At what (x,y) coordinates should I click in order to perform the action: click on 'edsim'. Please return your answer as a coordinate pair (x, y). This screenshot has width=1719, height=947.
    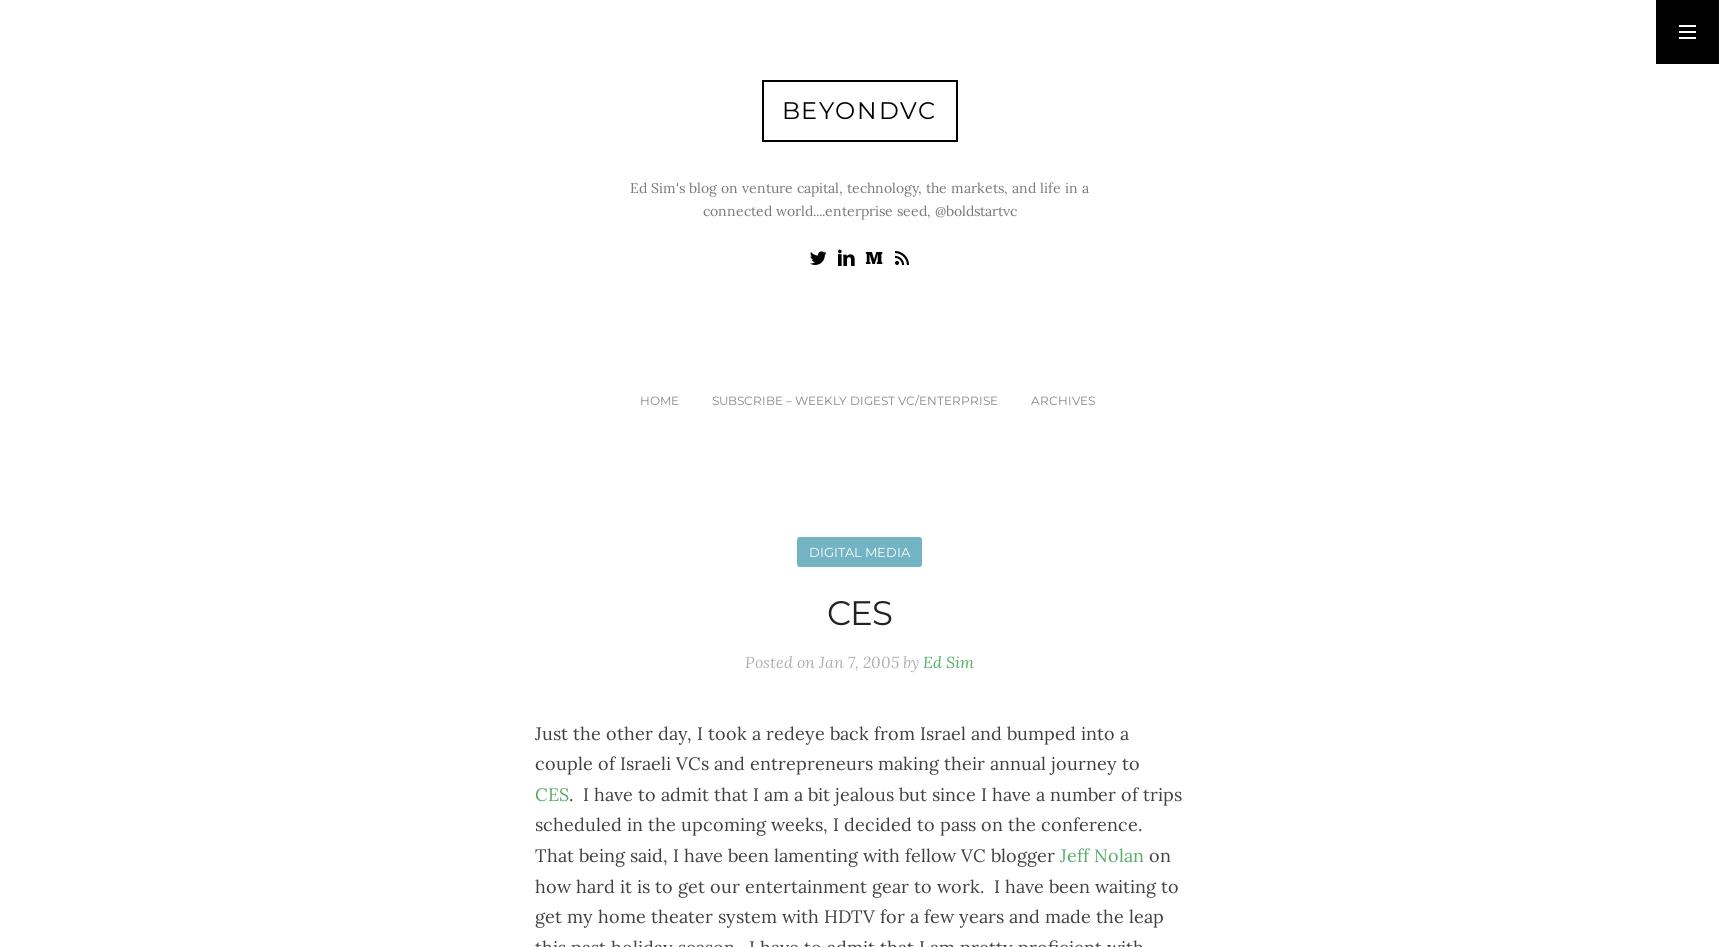
    Looking at the image, I should click on (1388, 107).